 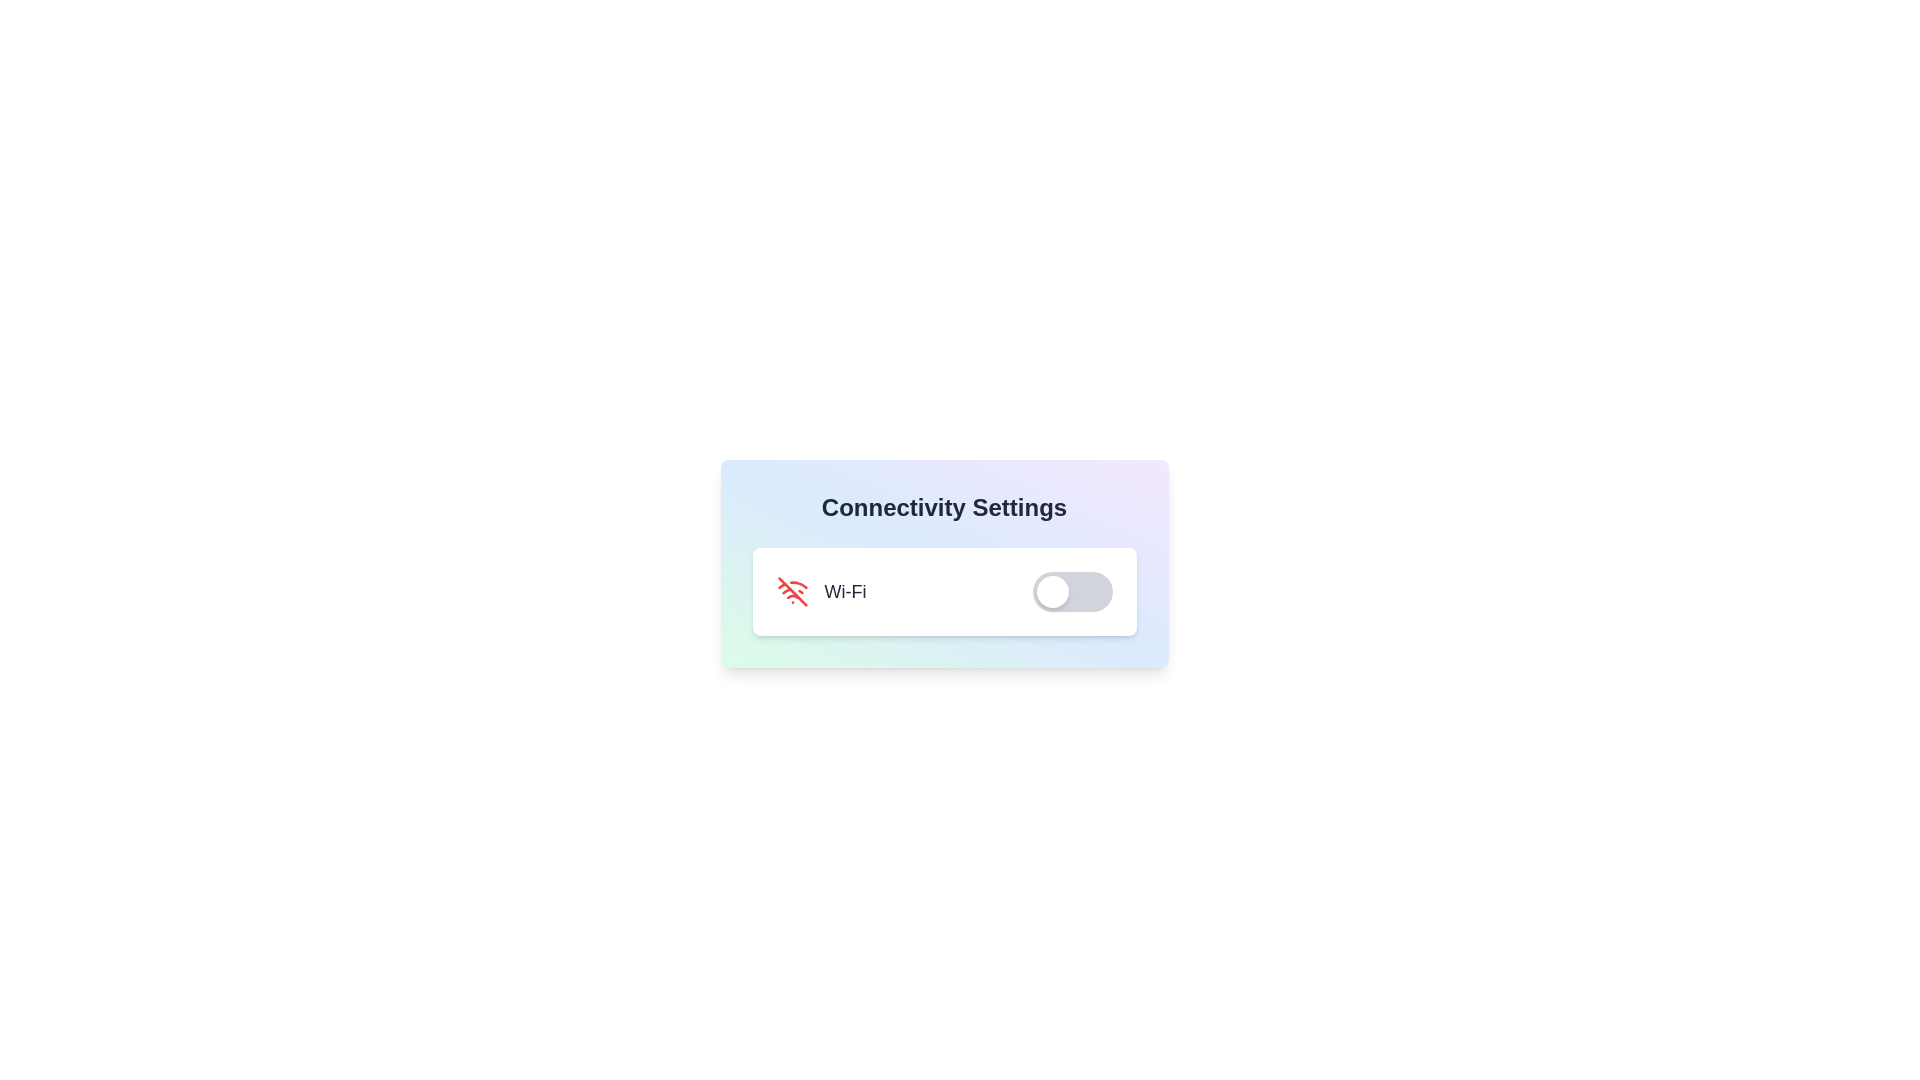 What do you see at coordinates (791, 590) in the screenshot?
I see `the red Wi-Fi icon with a line crossing through it, indicating disabled Wi-Fi connectivity, located near the 'Wi-Fi' text and toggle switch in the top-left area` at bounding box center [791, 590].